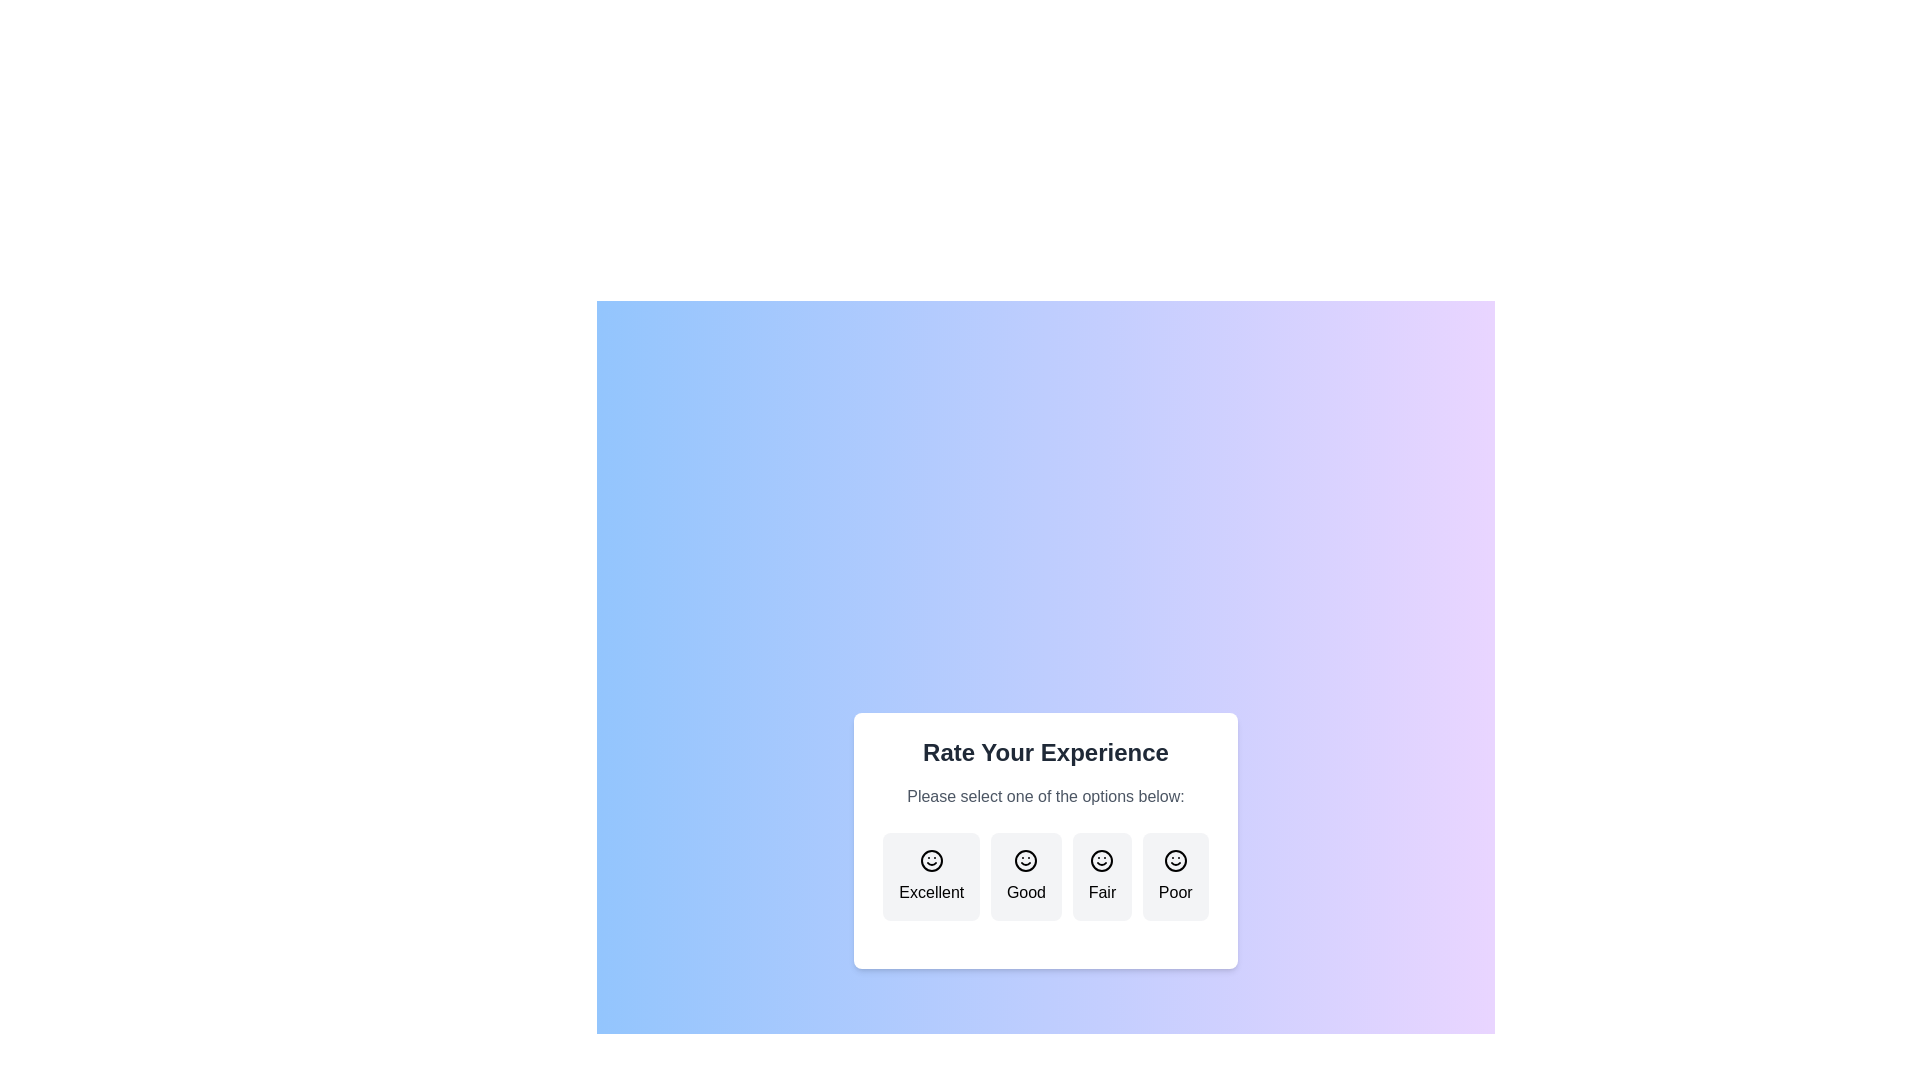 Image resolution: width=1920 pixels, height=1080 pixels. Describe the element at coordinates (930, 859) in the screenshot. I see `the smiley face icon located in the first rating box labeled 'Excellent', which is part of a set of four horizontally aligned rating options in the dialog box` at that location.